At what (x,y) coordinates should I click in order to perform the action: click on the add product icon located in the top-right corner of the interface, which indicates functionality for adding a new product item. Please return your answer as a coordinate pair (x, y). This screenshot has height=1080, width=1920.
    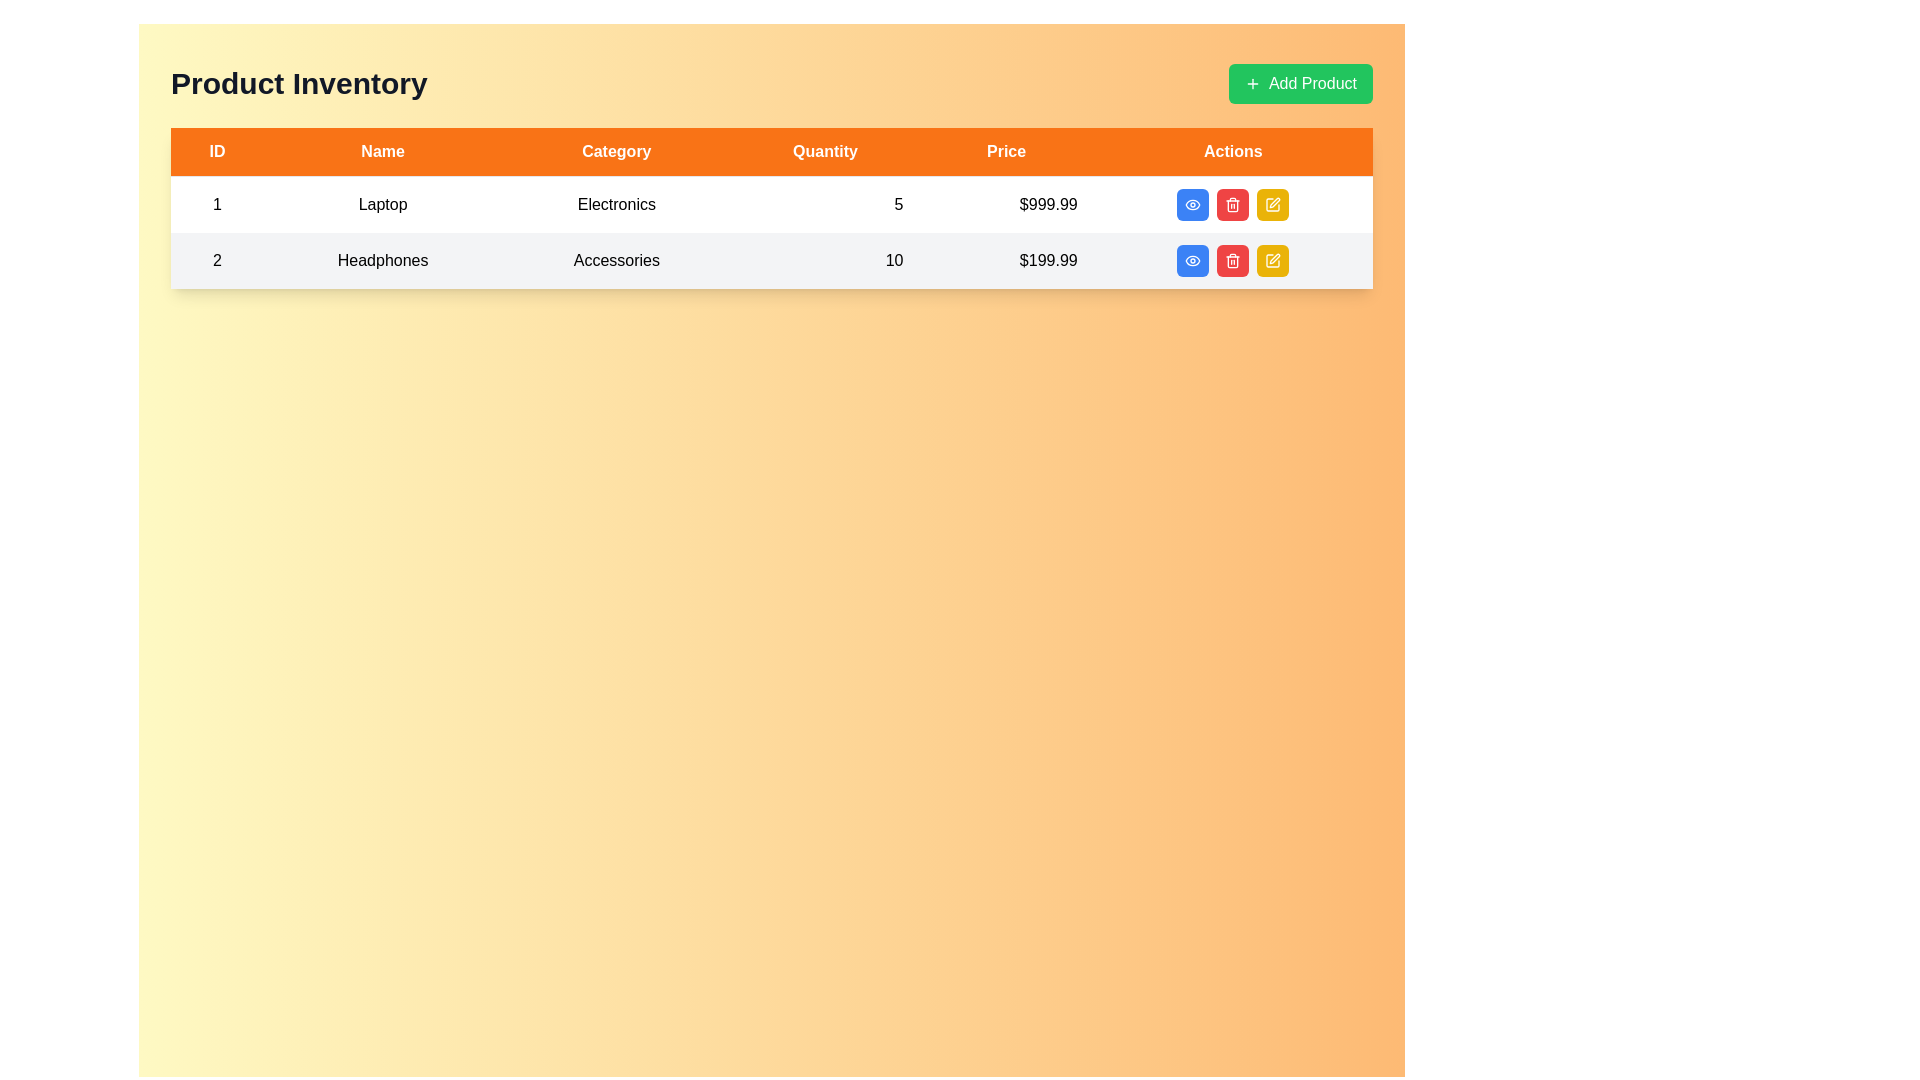
    Looking at the image, I should click on (1251, 83).